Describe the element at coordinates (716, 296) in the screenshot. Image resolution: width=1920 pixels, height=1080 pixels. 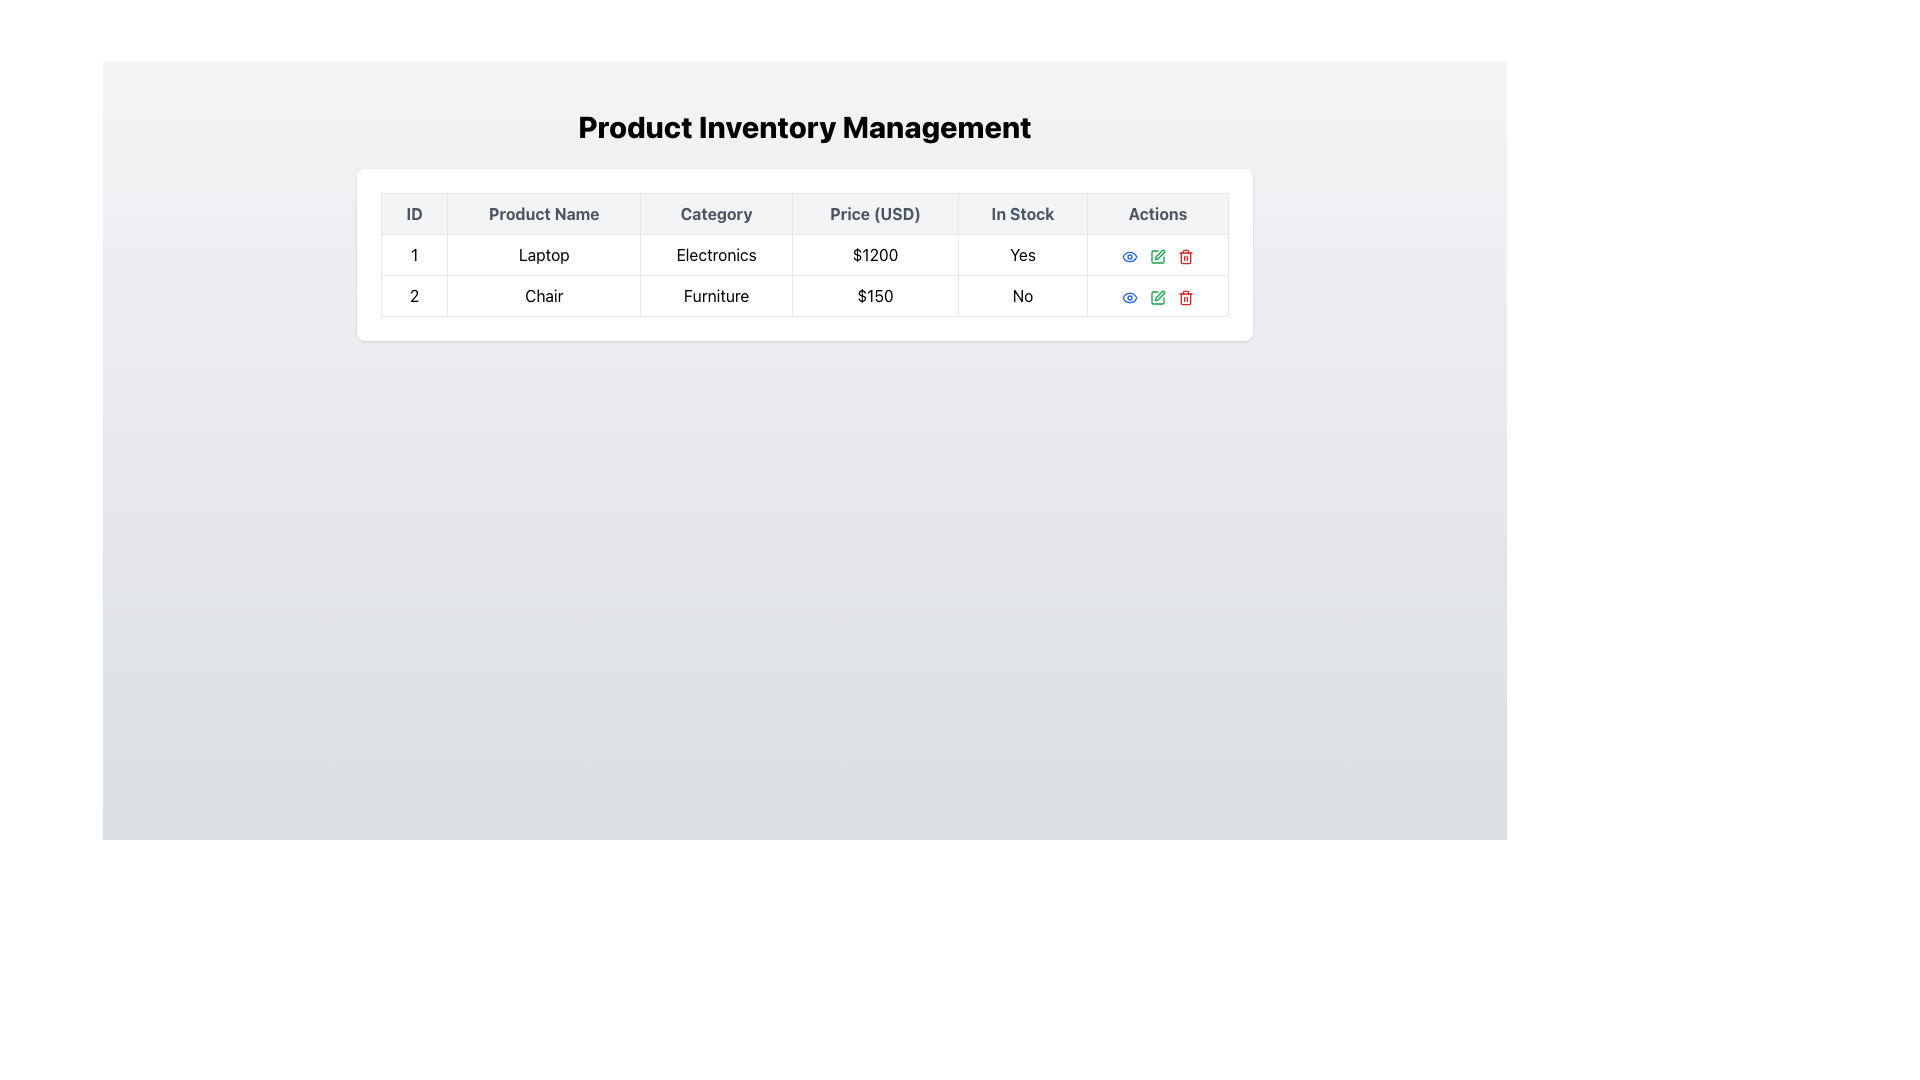
I see `the text label 'Furniture' which is styled with padding and bordered edges, located in the third column of the second row in a tabular layout, adjacent to 'Chair' and '$150'` at that location.